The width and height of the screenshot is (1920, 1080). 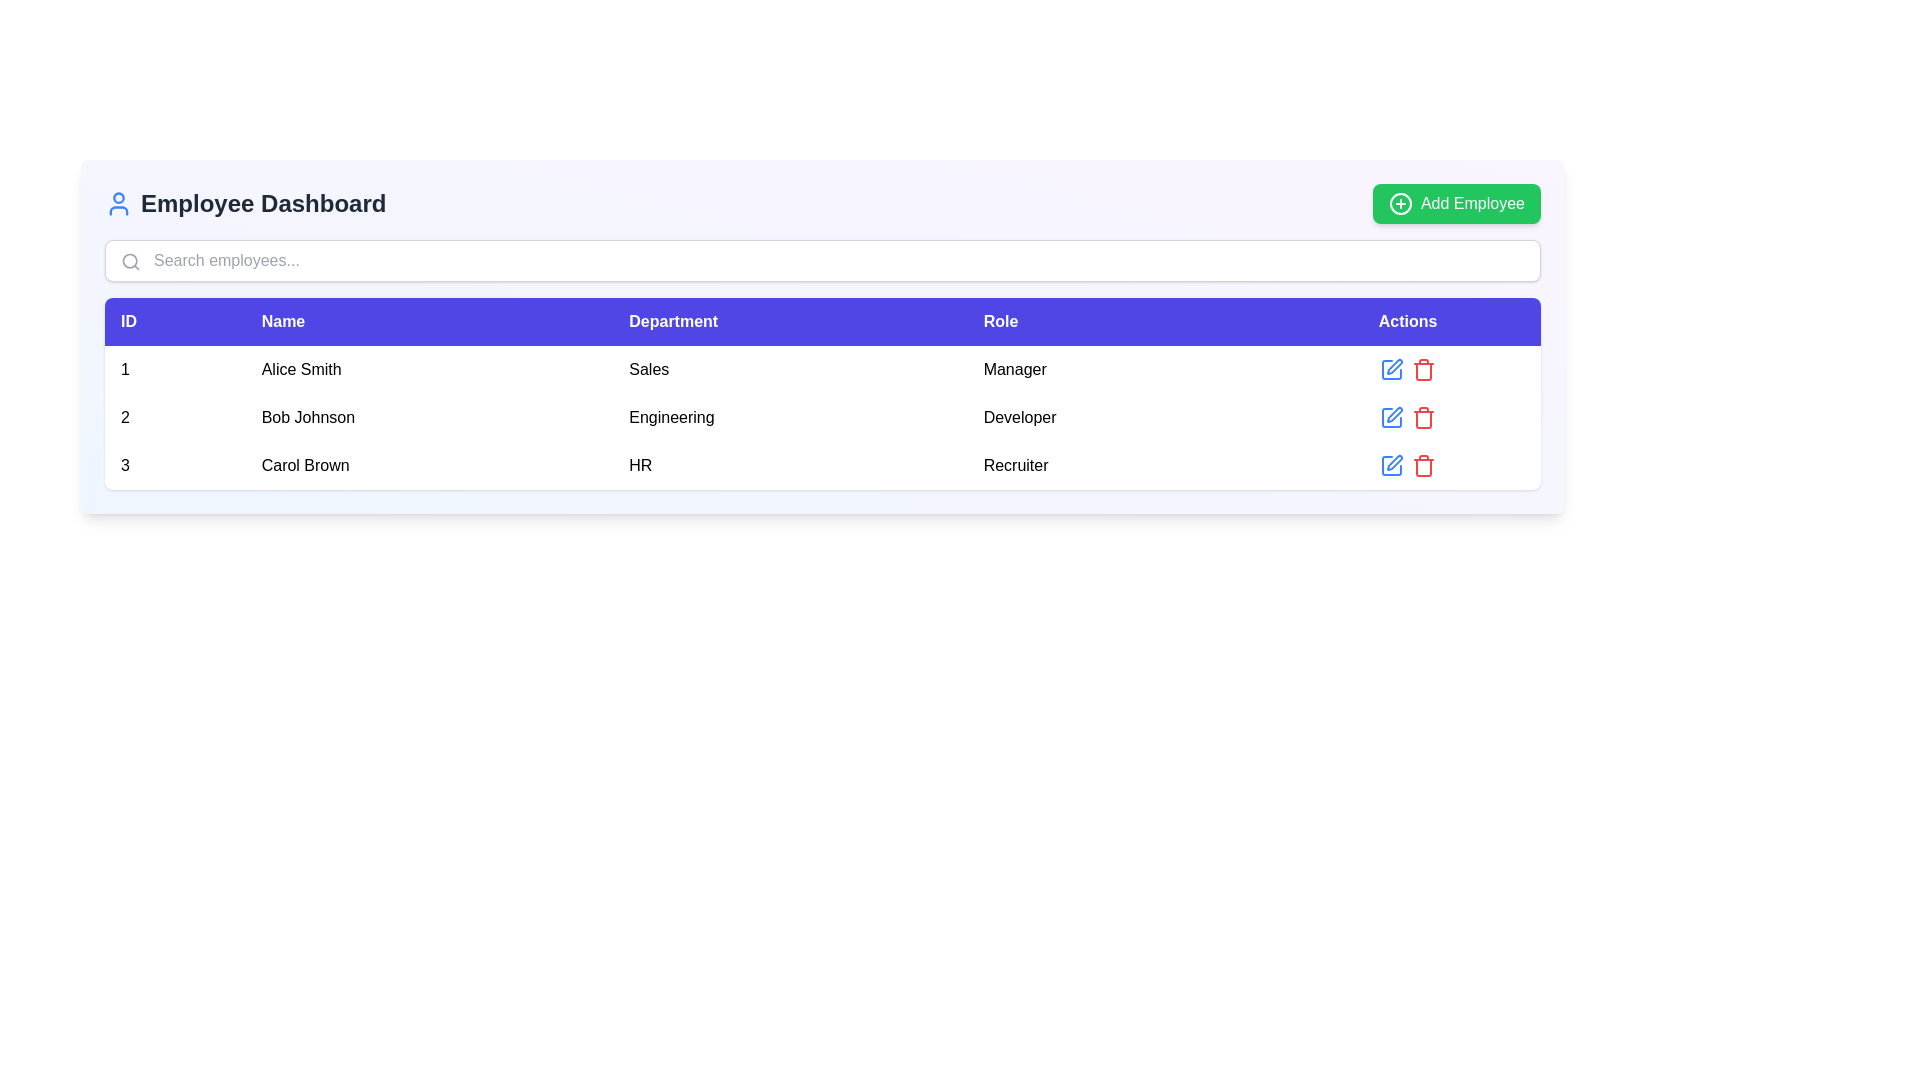 I want to click on the edit icon in the Actions column of the second row, so click(x=1391, y=416).